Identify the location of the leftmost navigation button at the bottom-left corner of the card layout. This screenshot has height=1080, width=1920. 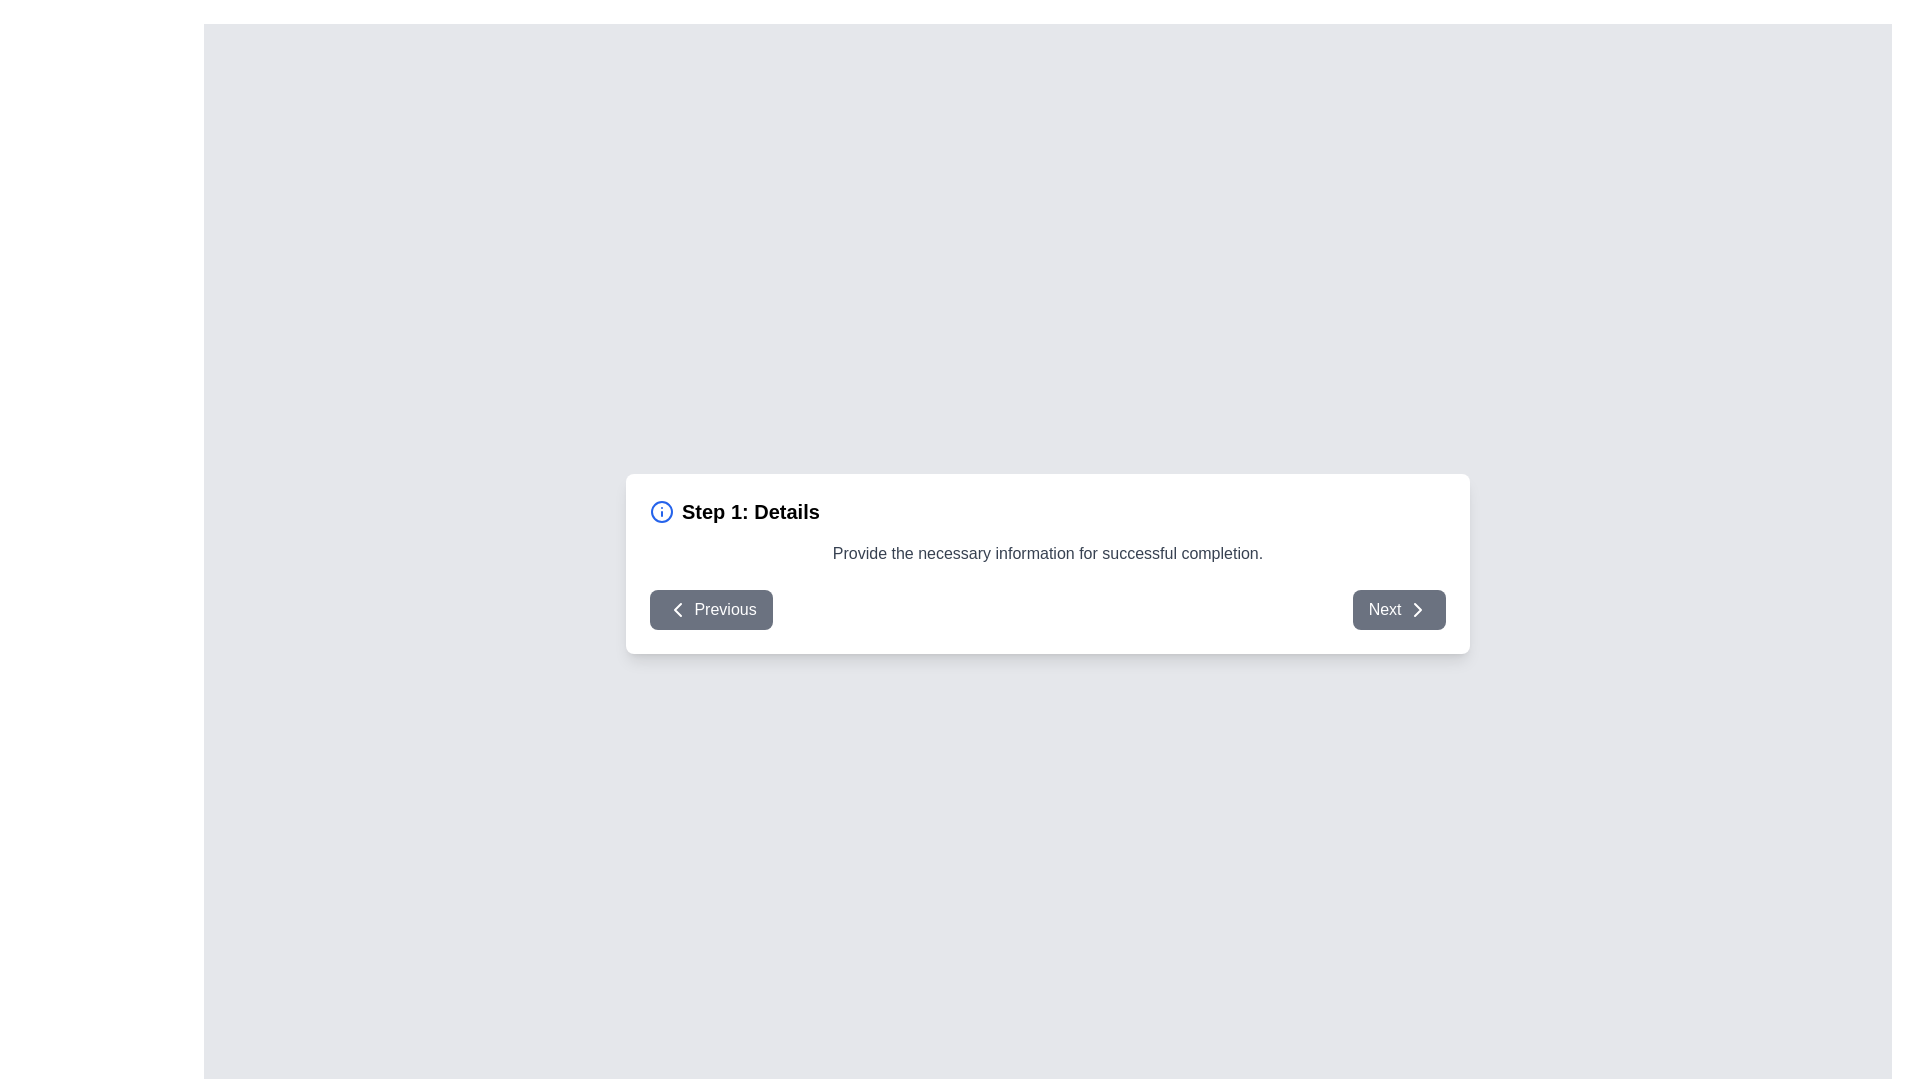
(711, 608).